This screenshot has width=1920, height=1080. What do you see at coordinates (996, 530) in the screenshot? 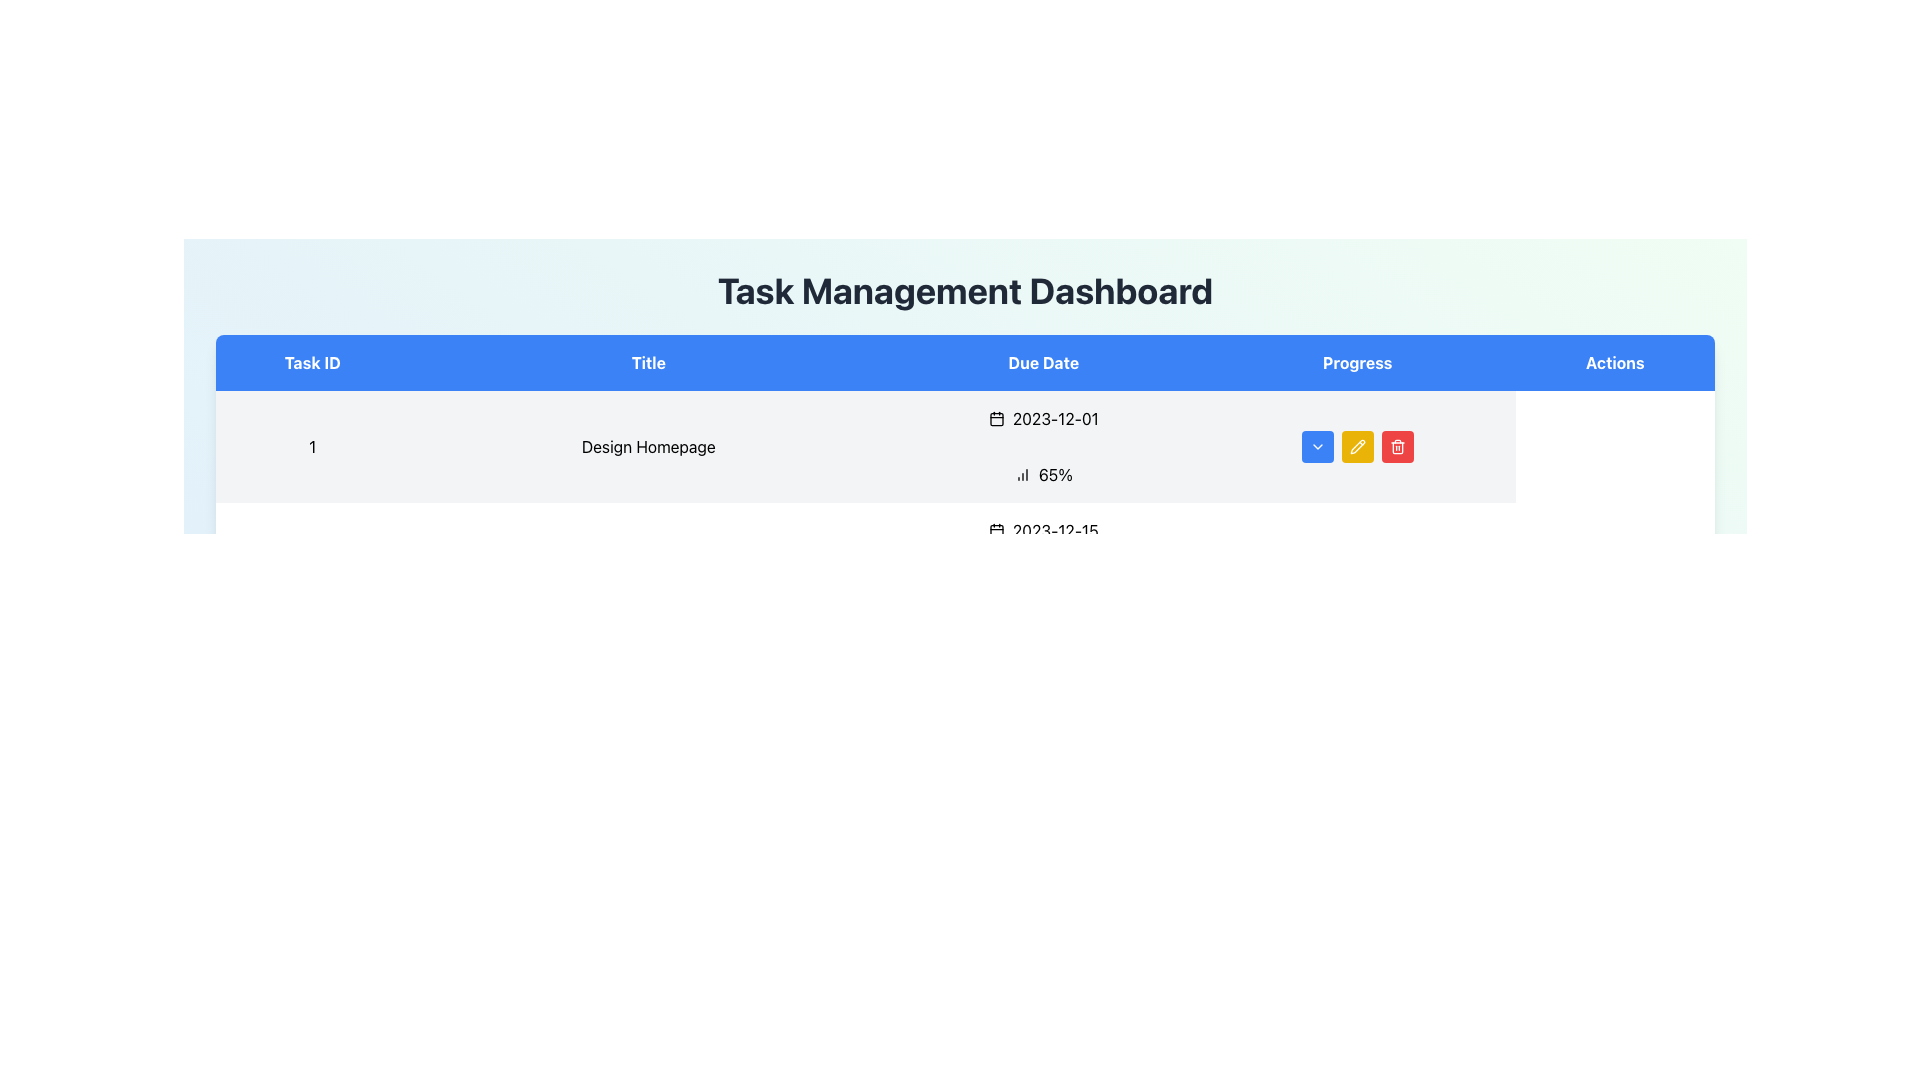
I see `the SVG calendar icon with a black outline located next to the date label '2023-12-15' under the 'Due Date' column` at bounding box center [996, 530].